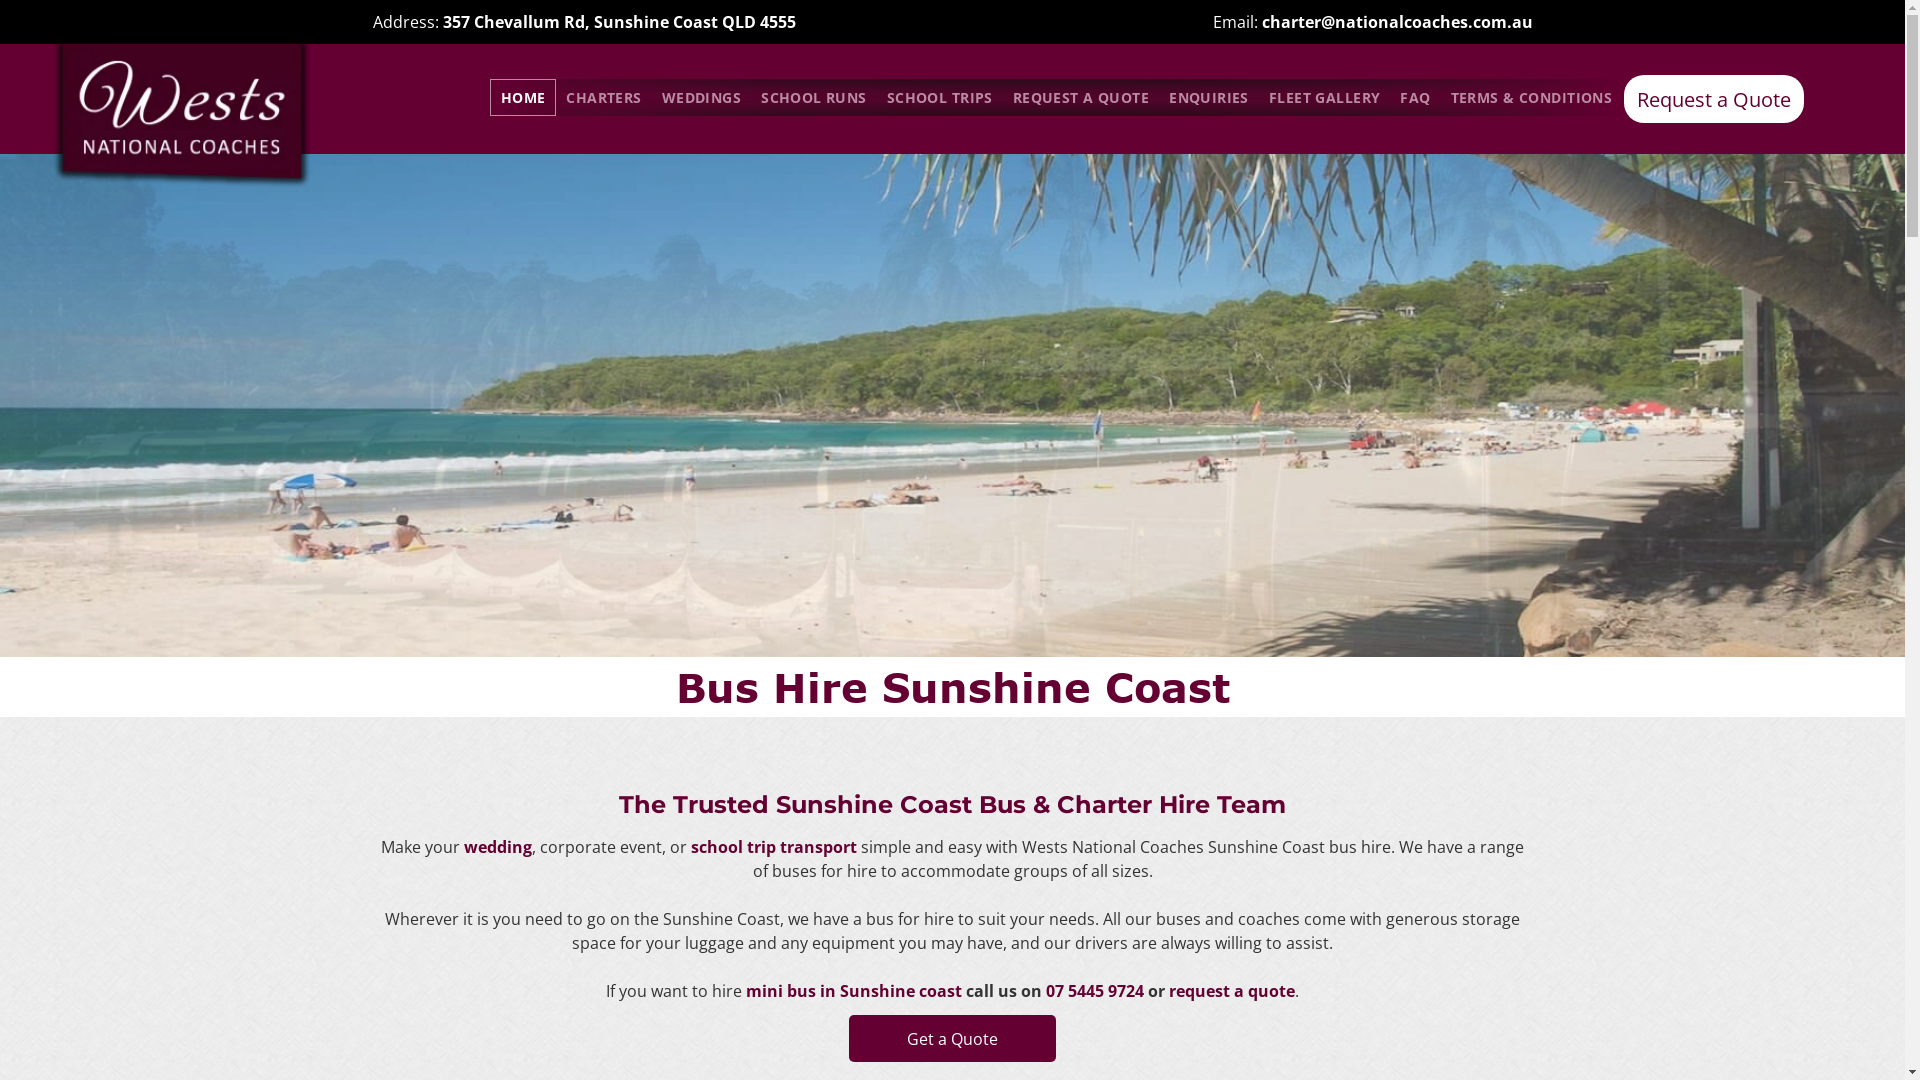 The width and height of the screenshot is (1920, 1080). Describe the element at coordinates (772, 847) in the screenshot. I see `'school trip transport'` at that location.